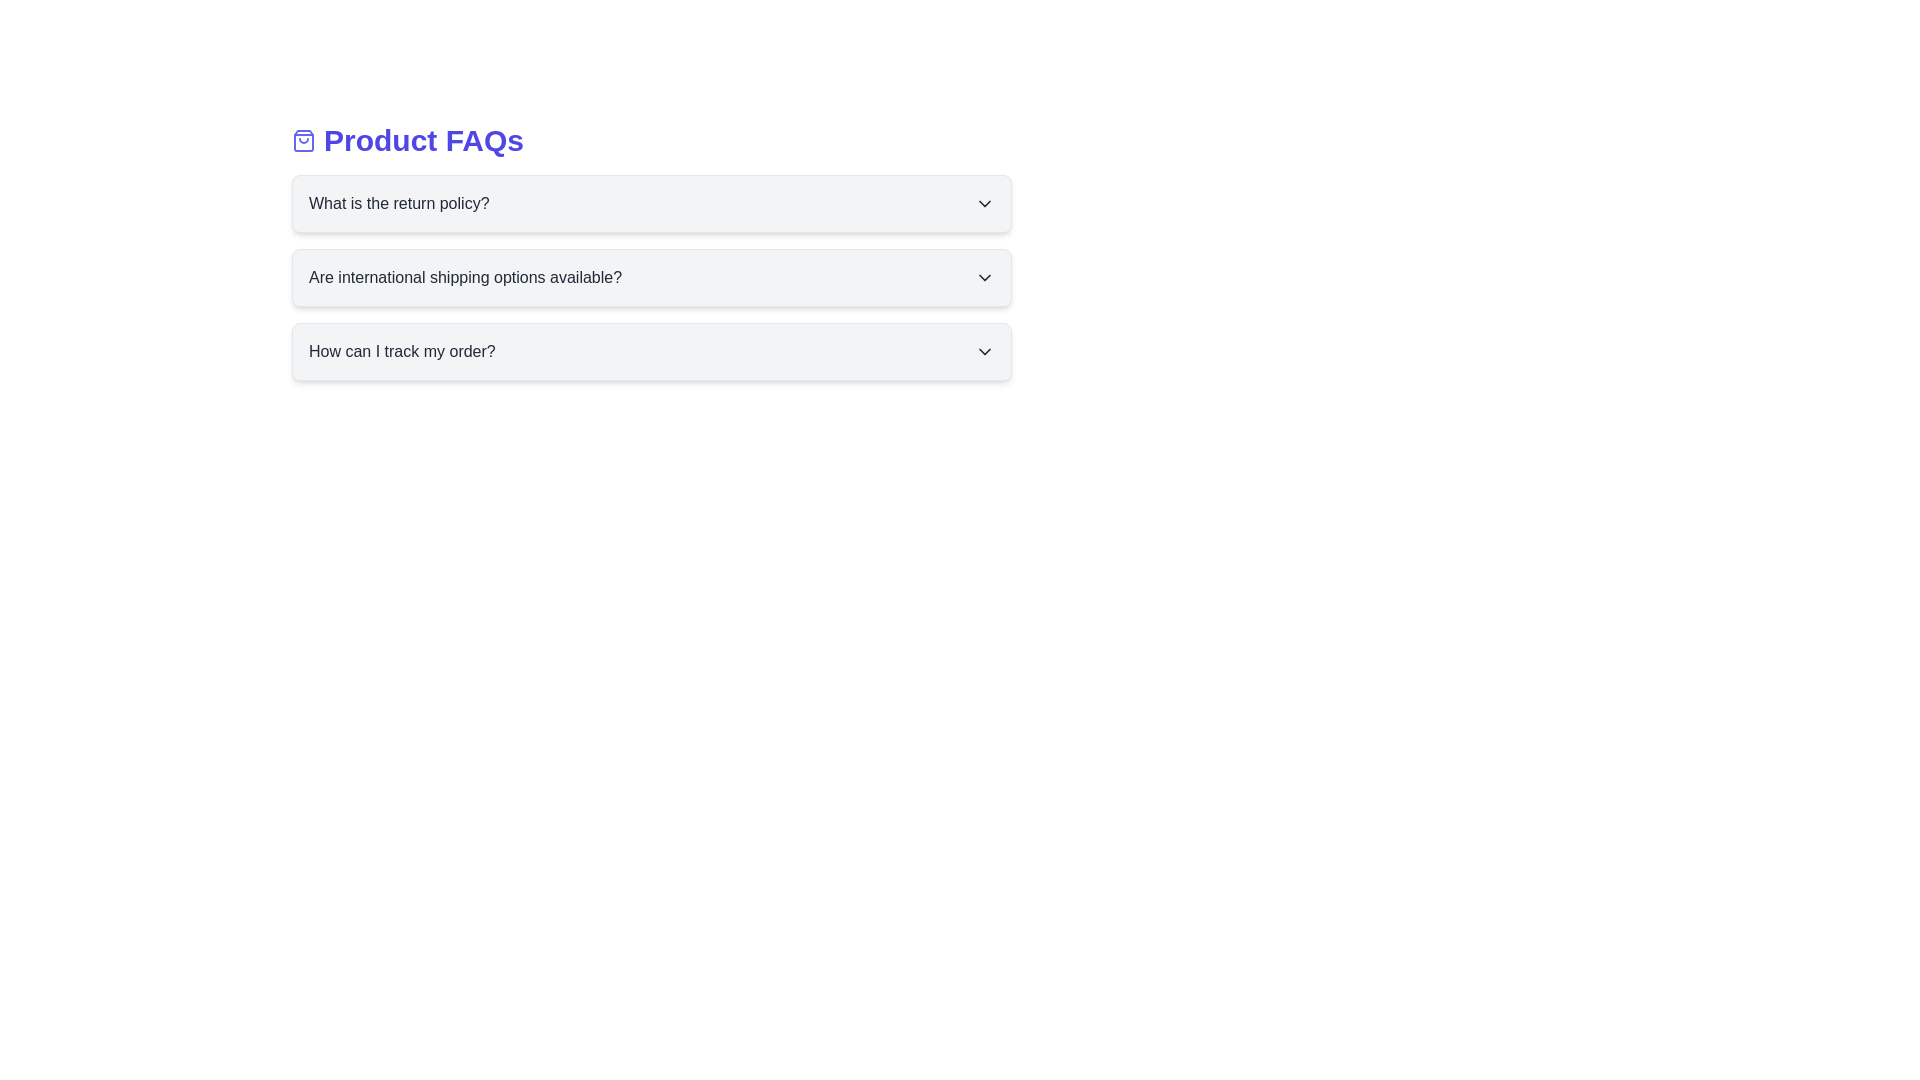  What do you see at coordinates (984, 277) in the screenshot?
I see `the downward-pointing chevron icon at the right end of the FAQ item titled 'Are international shipping options available?' to potentially trigger a tooltip or visual effect` at bounding box center [984, 277].